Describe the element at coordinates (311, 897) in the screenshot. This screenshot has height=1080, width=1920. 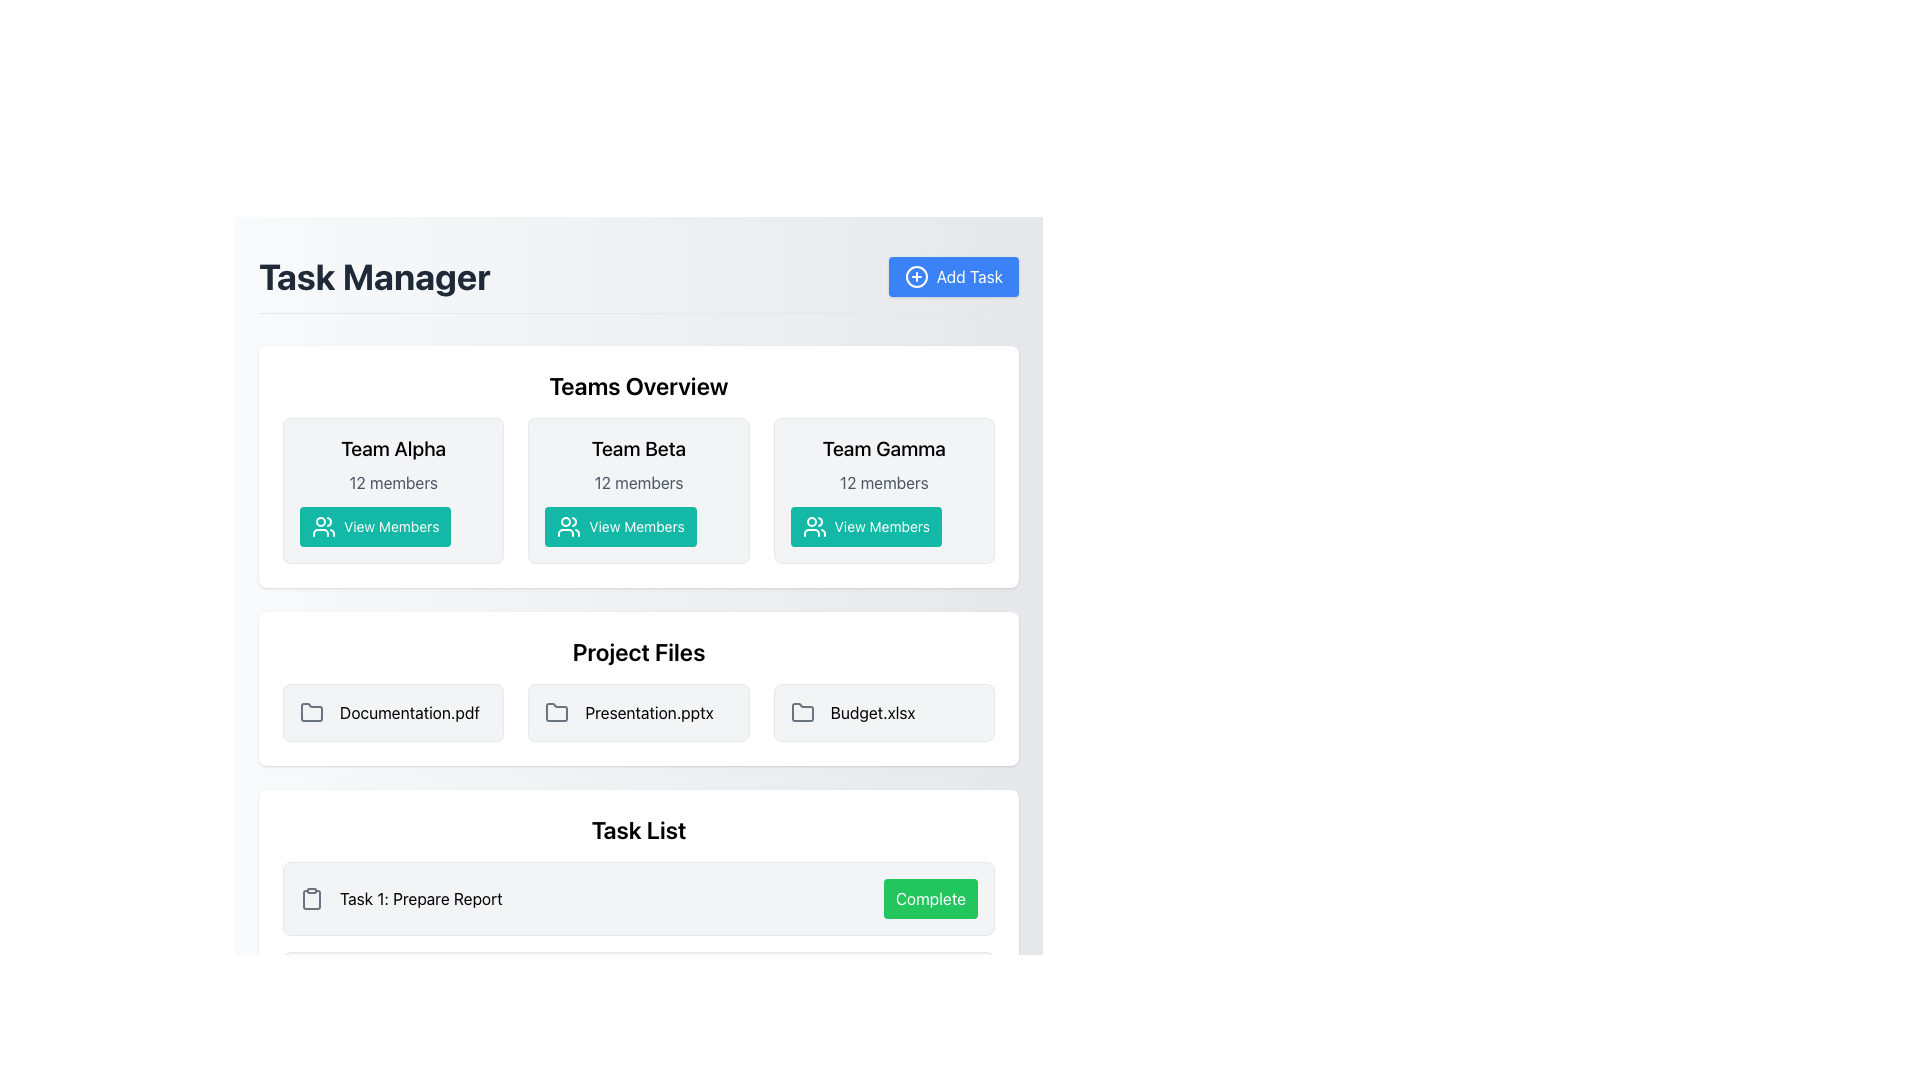
I see `the clipboard icon associated with the task 'Task 1: Prepare Report' located in the 'Task List' section` at that location.